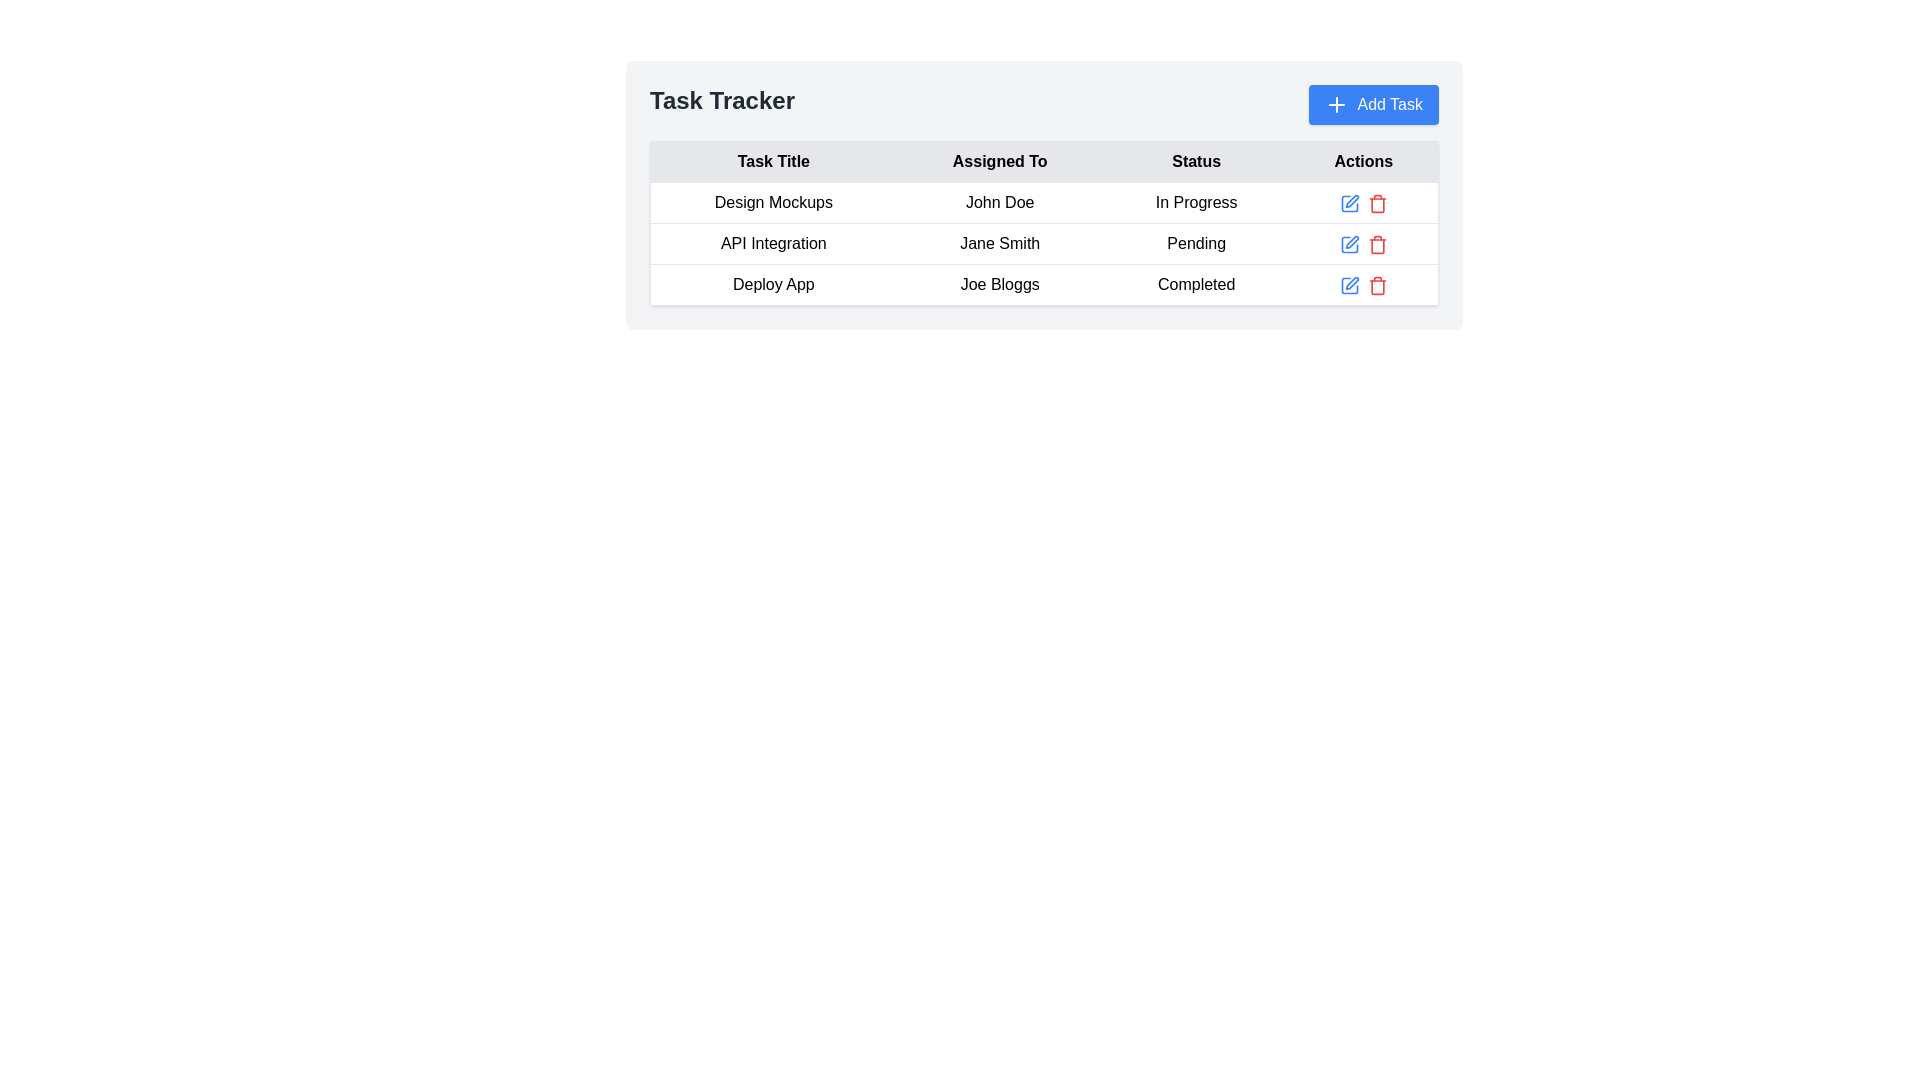 This screenshot has height=1080, width=1920. What do you see at coordinates (1000, 285) in the screenshot?
I see `the Text label in the third row under the 'Assigned To' column containing the text 'Joe Bloggs' for the 'Deploy App' task` at bounding box center [1000, 285].